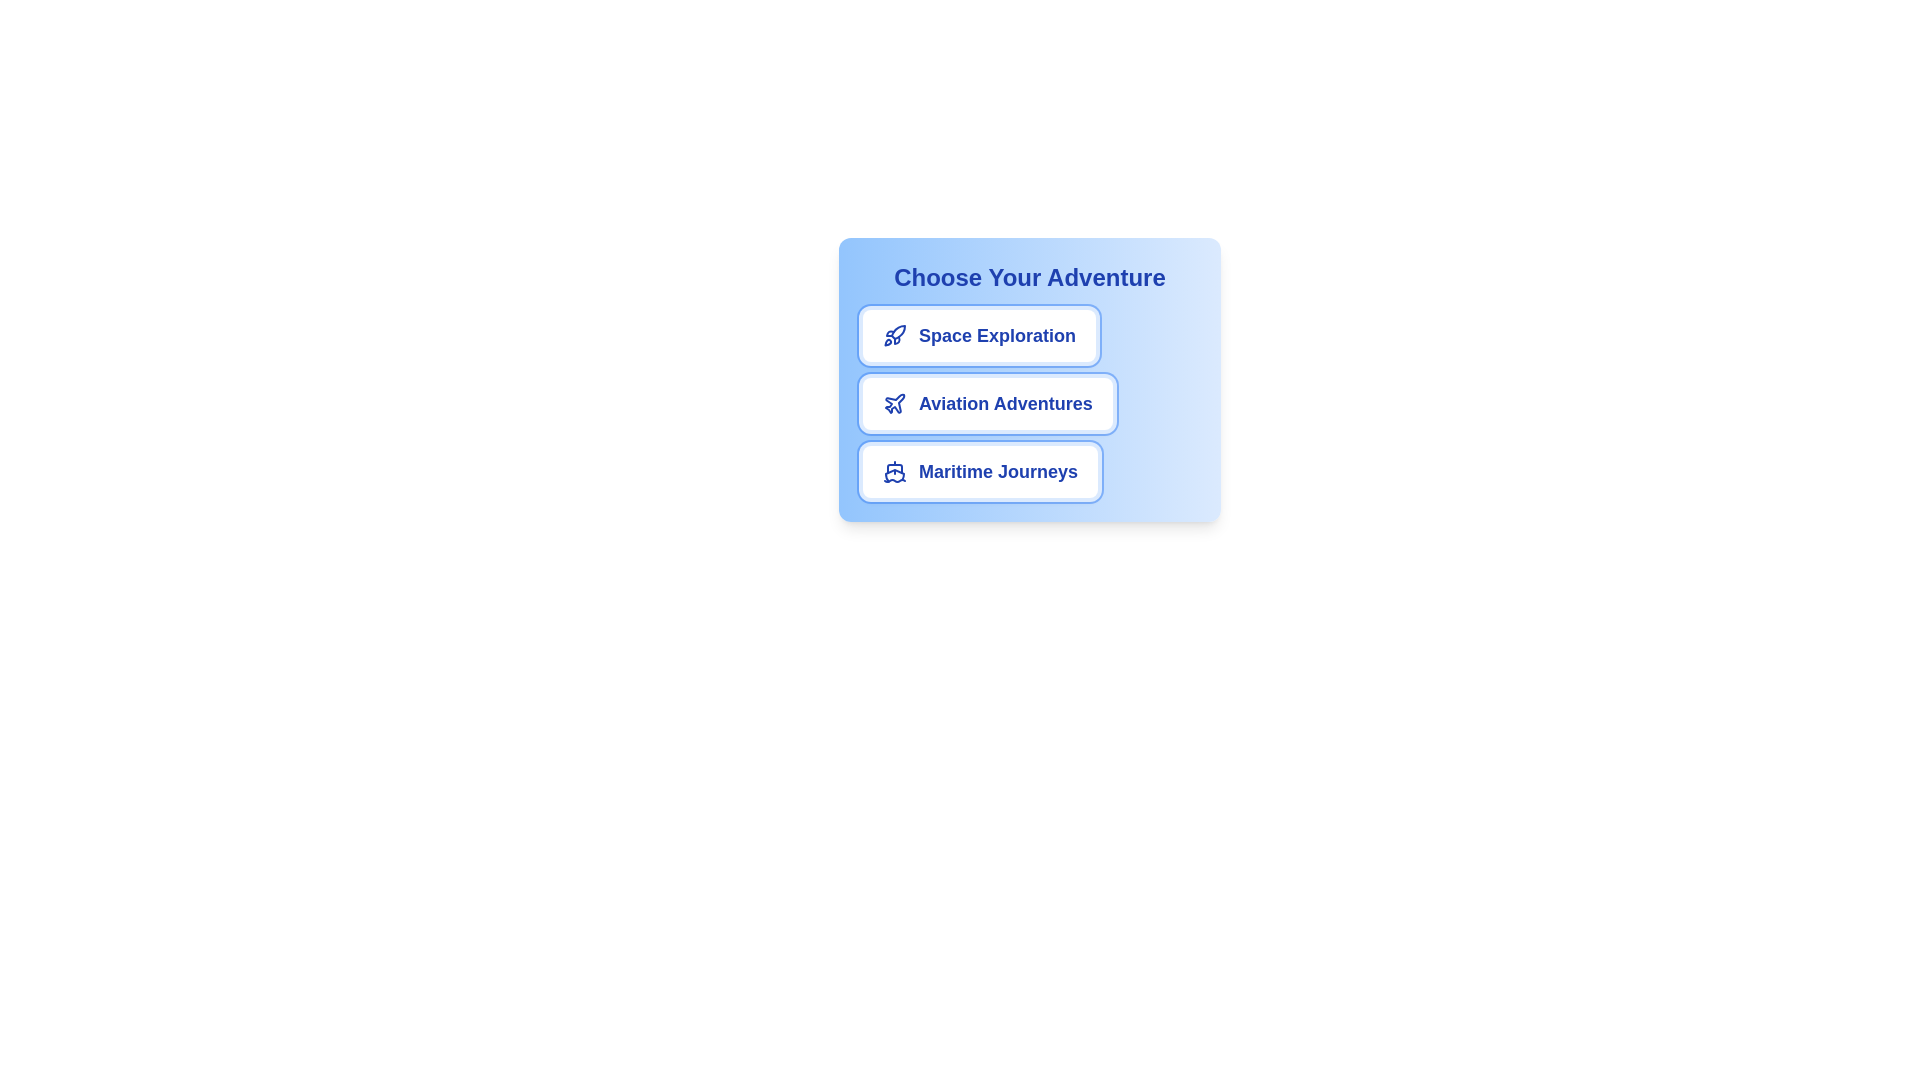 The height and width of the screenshot is (1080, 1920). What do you see at coordinates (893, 404) in the screenshot?
I see `the icon for the chip labeled Aviation Adventures` at bounding box center [893, 404].